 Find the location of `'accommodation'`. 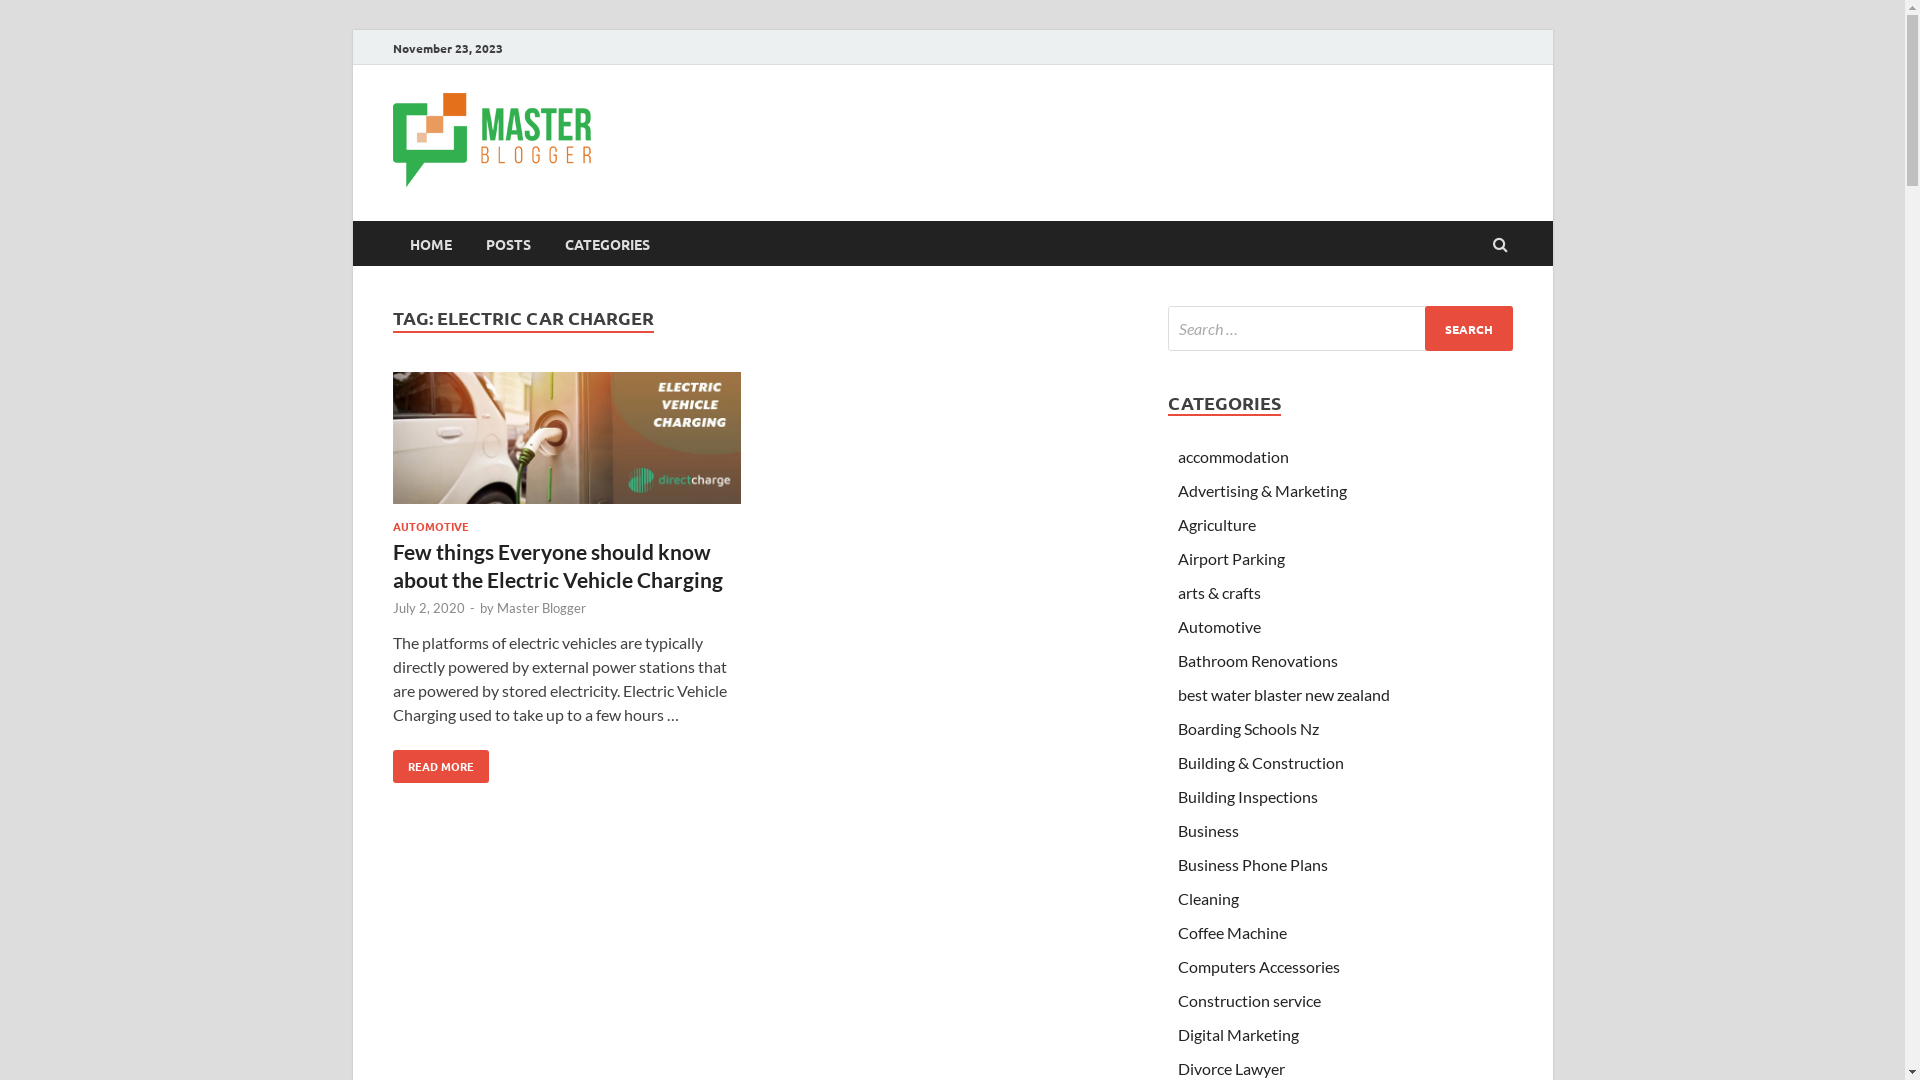

'accommodation' is located at coordinates (1232, 456).